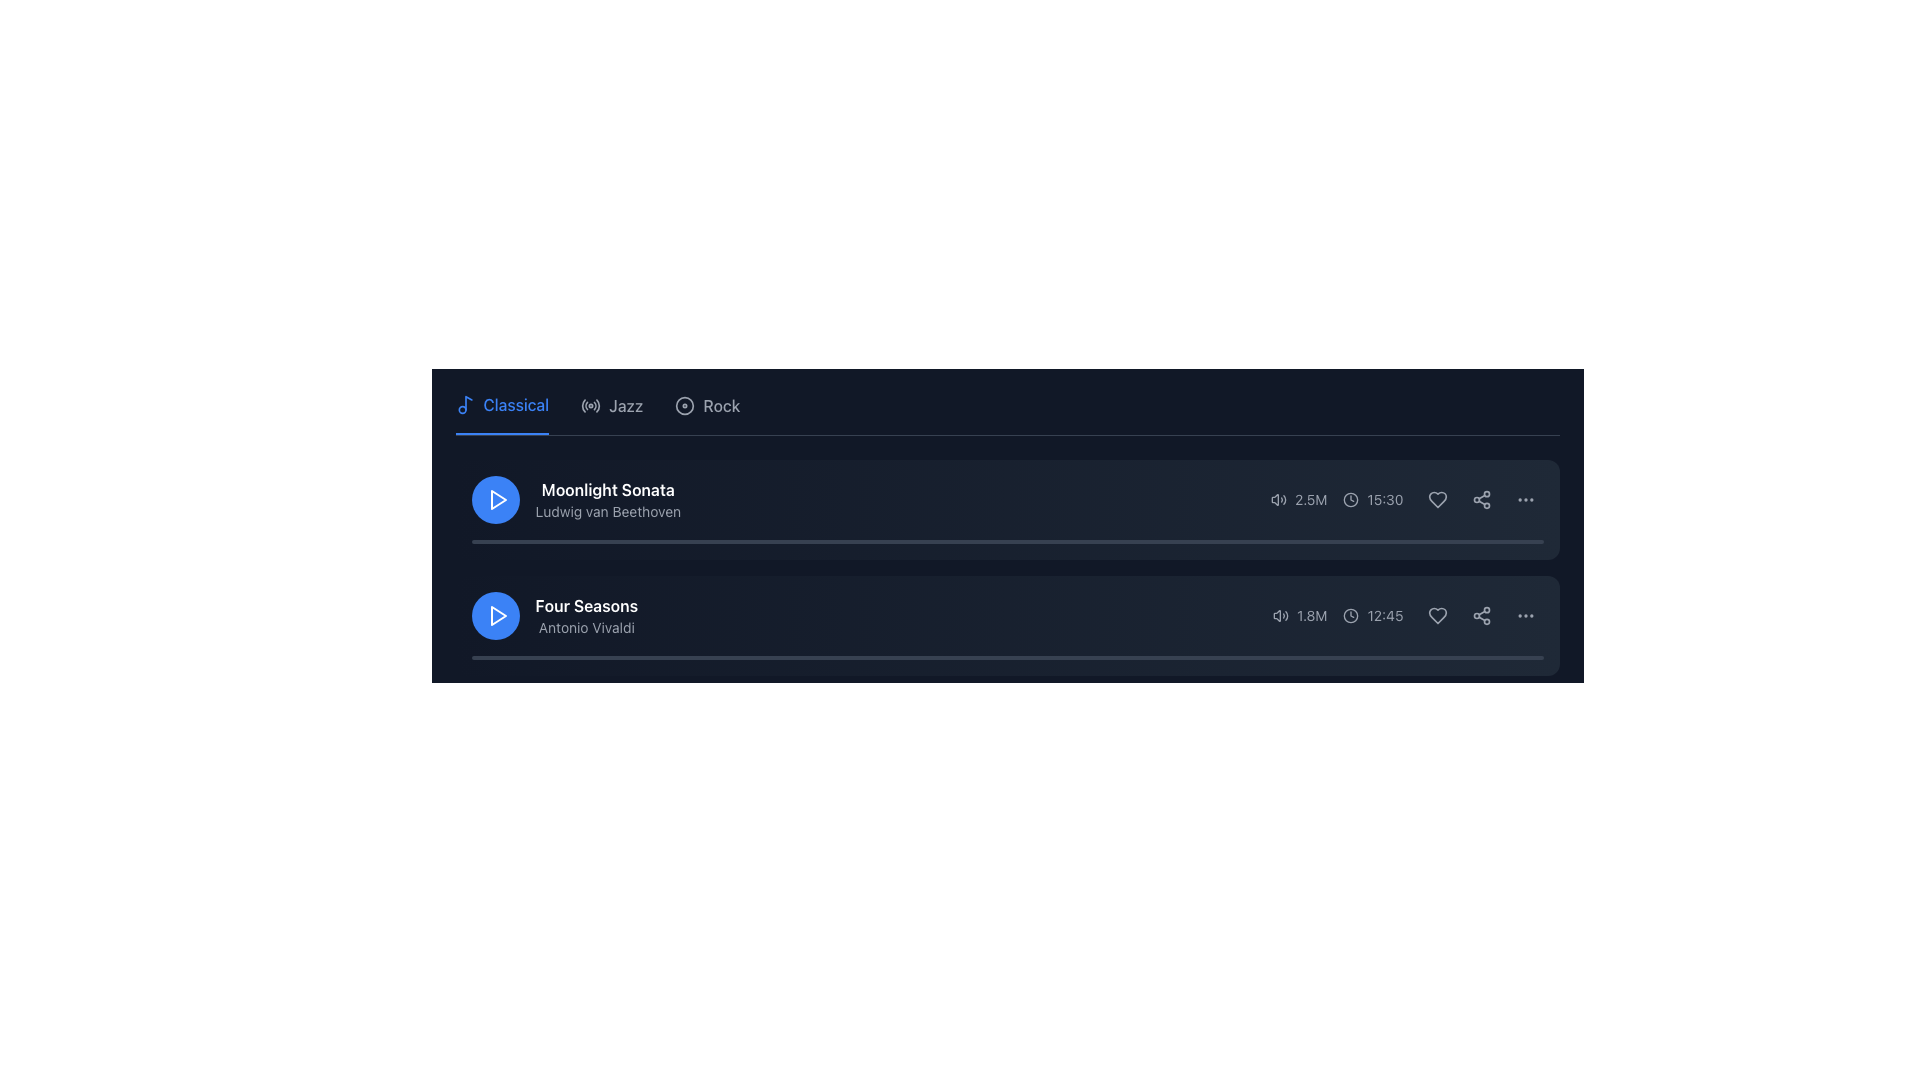  I want to click on the Time display element that visually indicates duration or time, located between the numeric detail '2.5M' and interaction icons such as heart and share button, so click(1372, 499).